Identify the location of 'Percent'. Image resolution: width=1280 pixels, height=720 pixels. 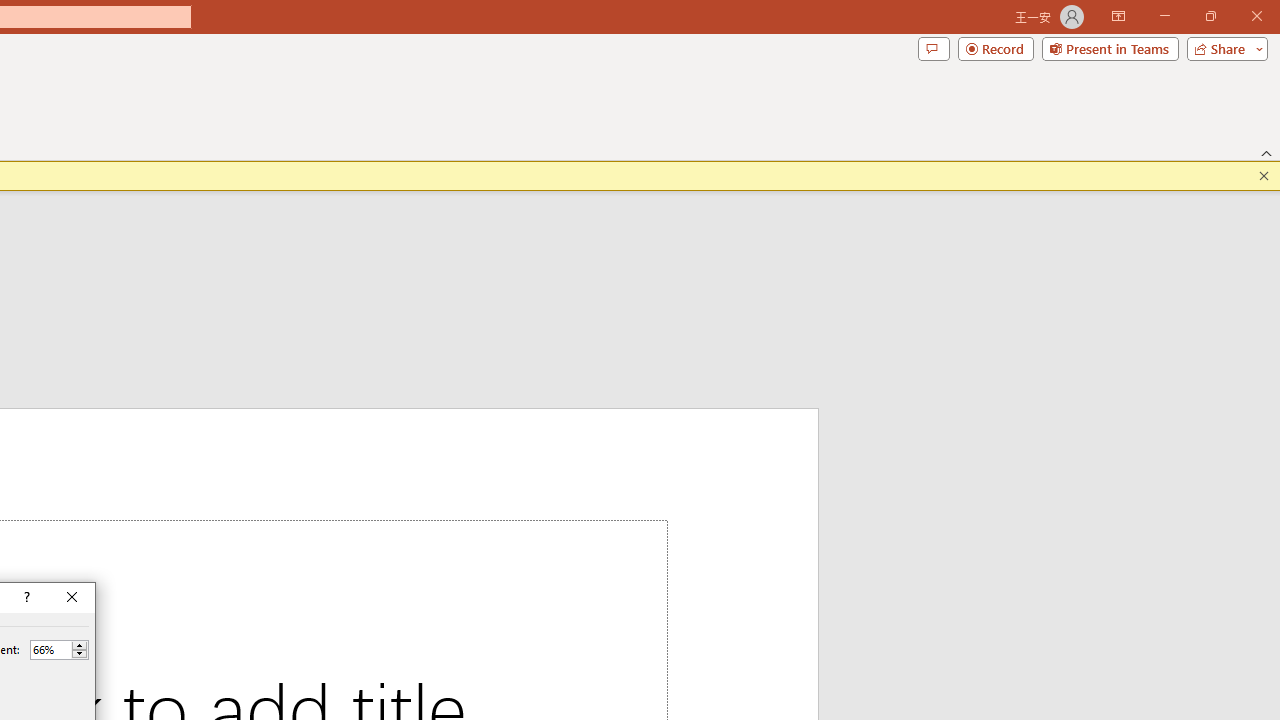
(50, 649).